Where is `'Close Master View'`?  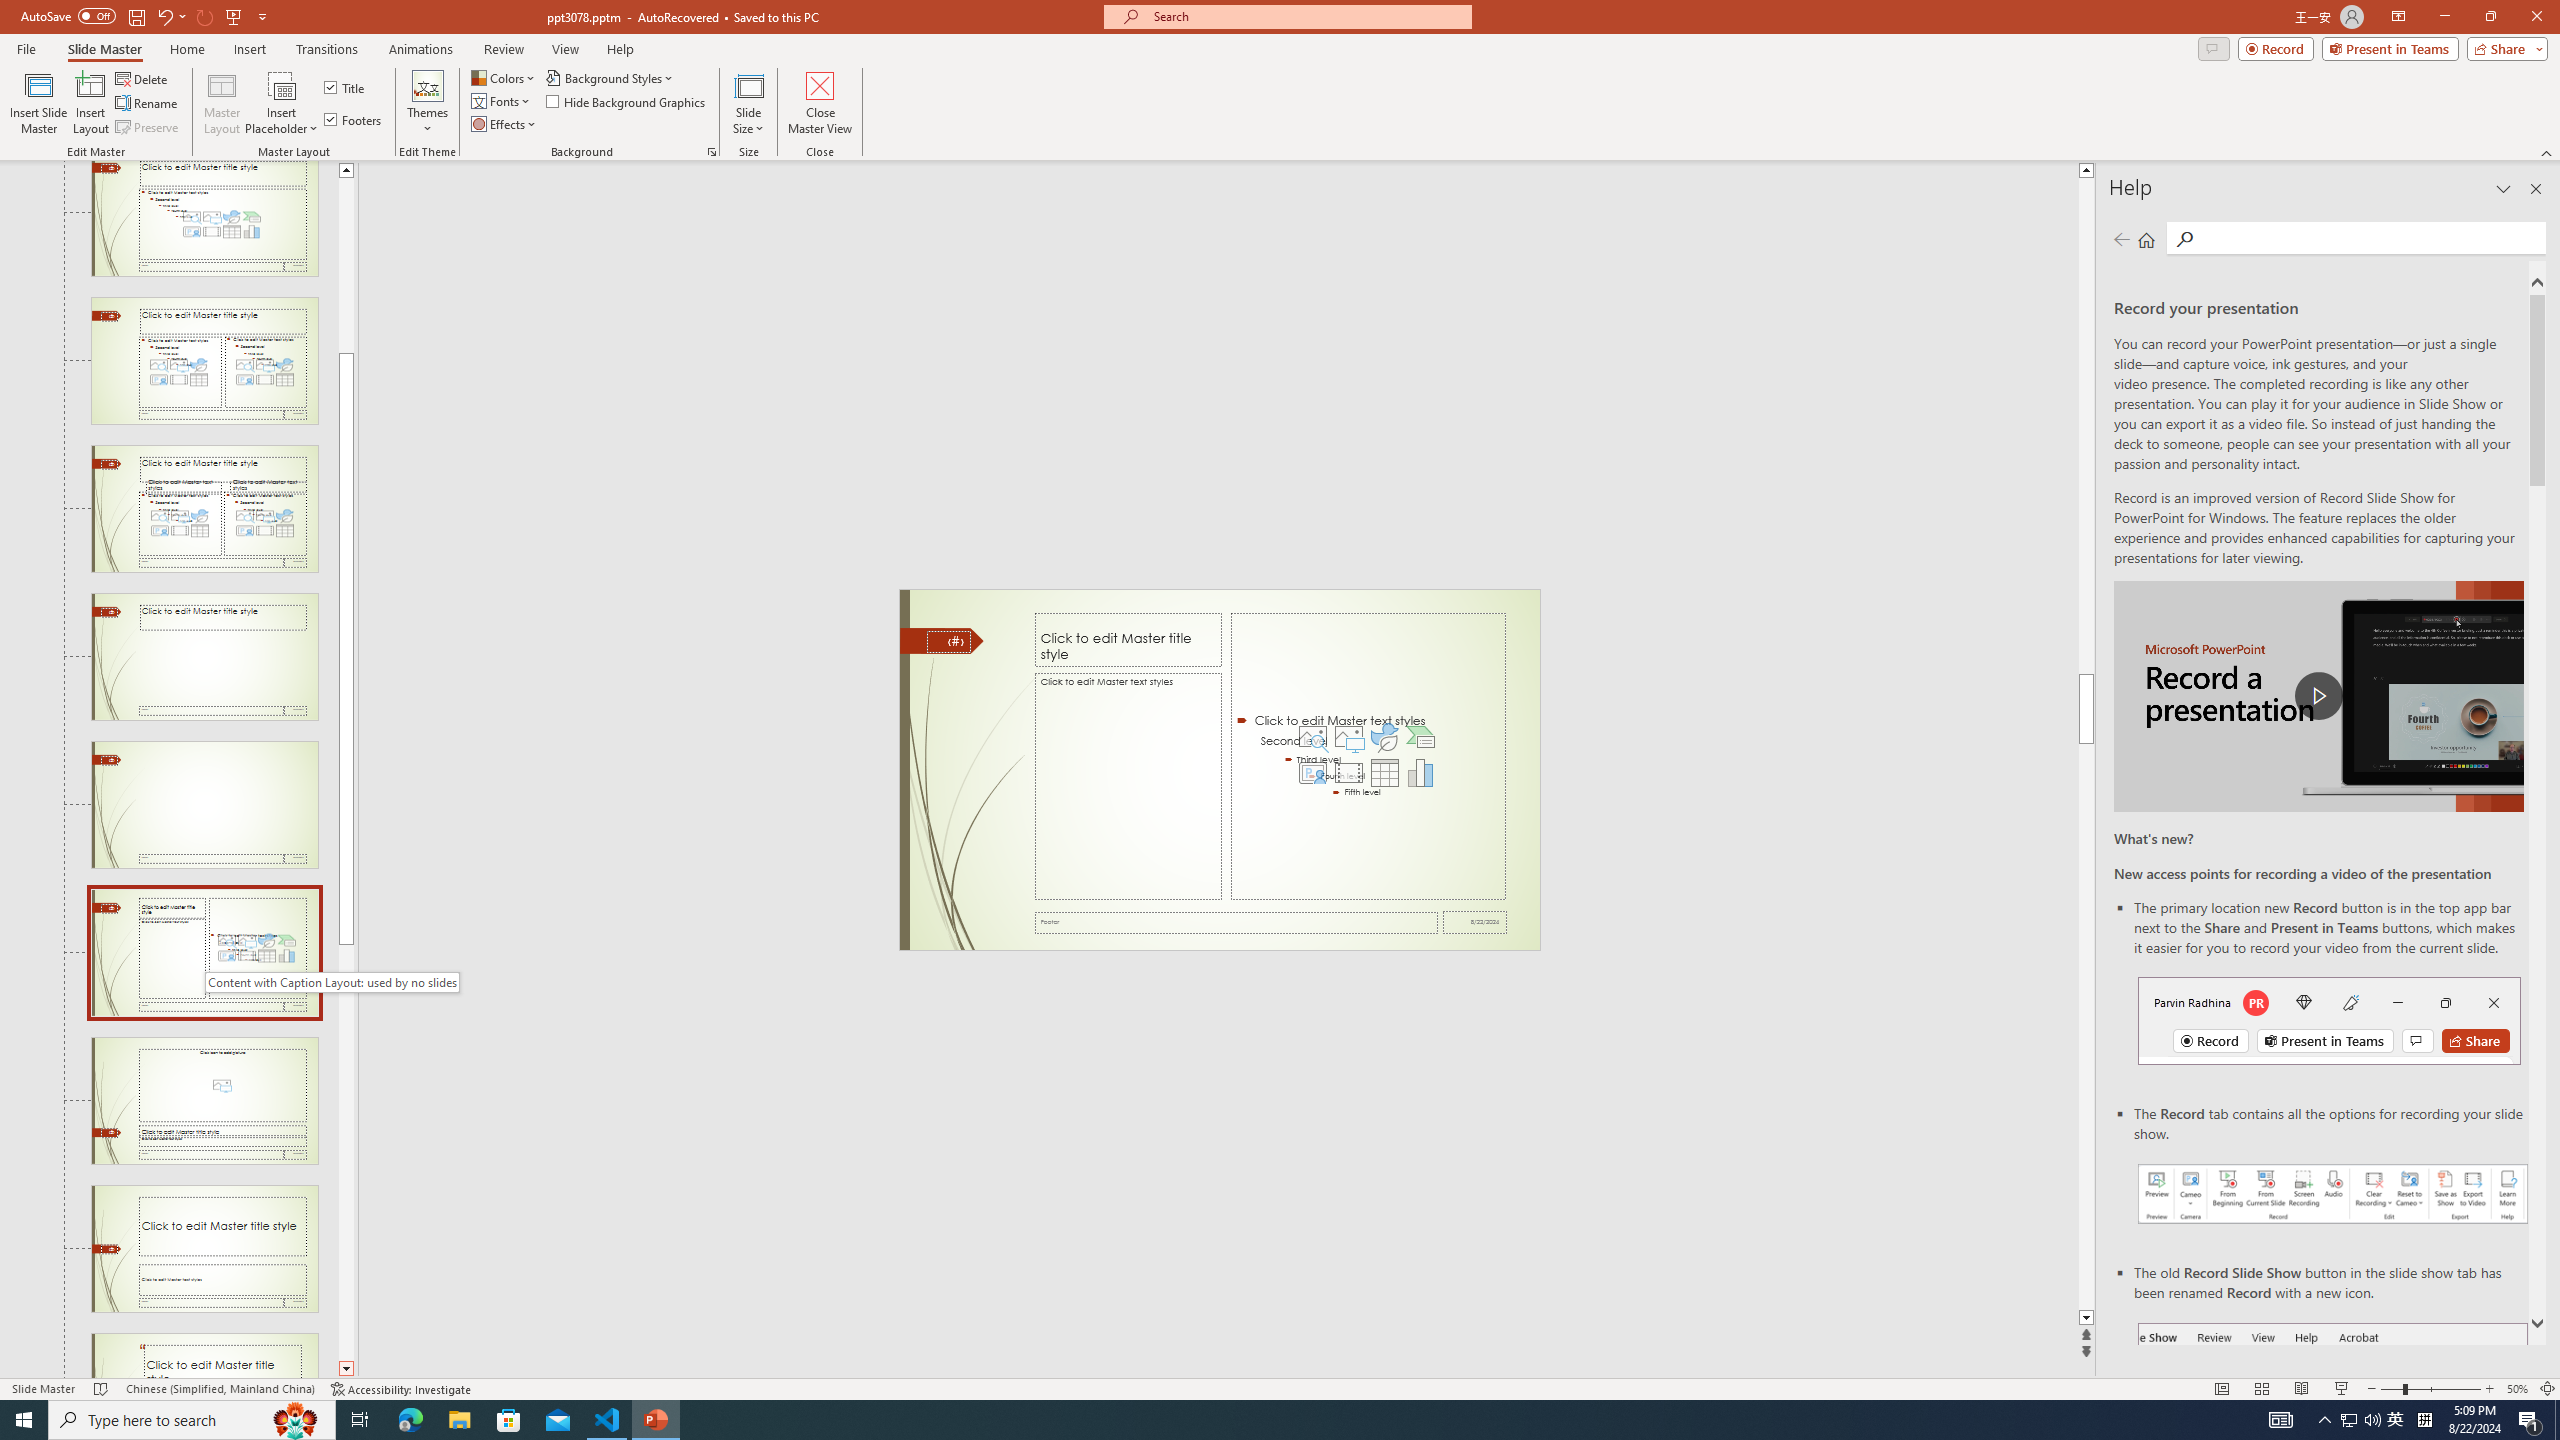
'Close Master View' is located at coordinates (819, 103).